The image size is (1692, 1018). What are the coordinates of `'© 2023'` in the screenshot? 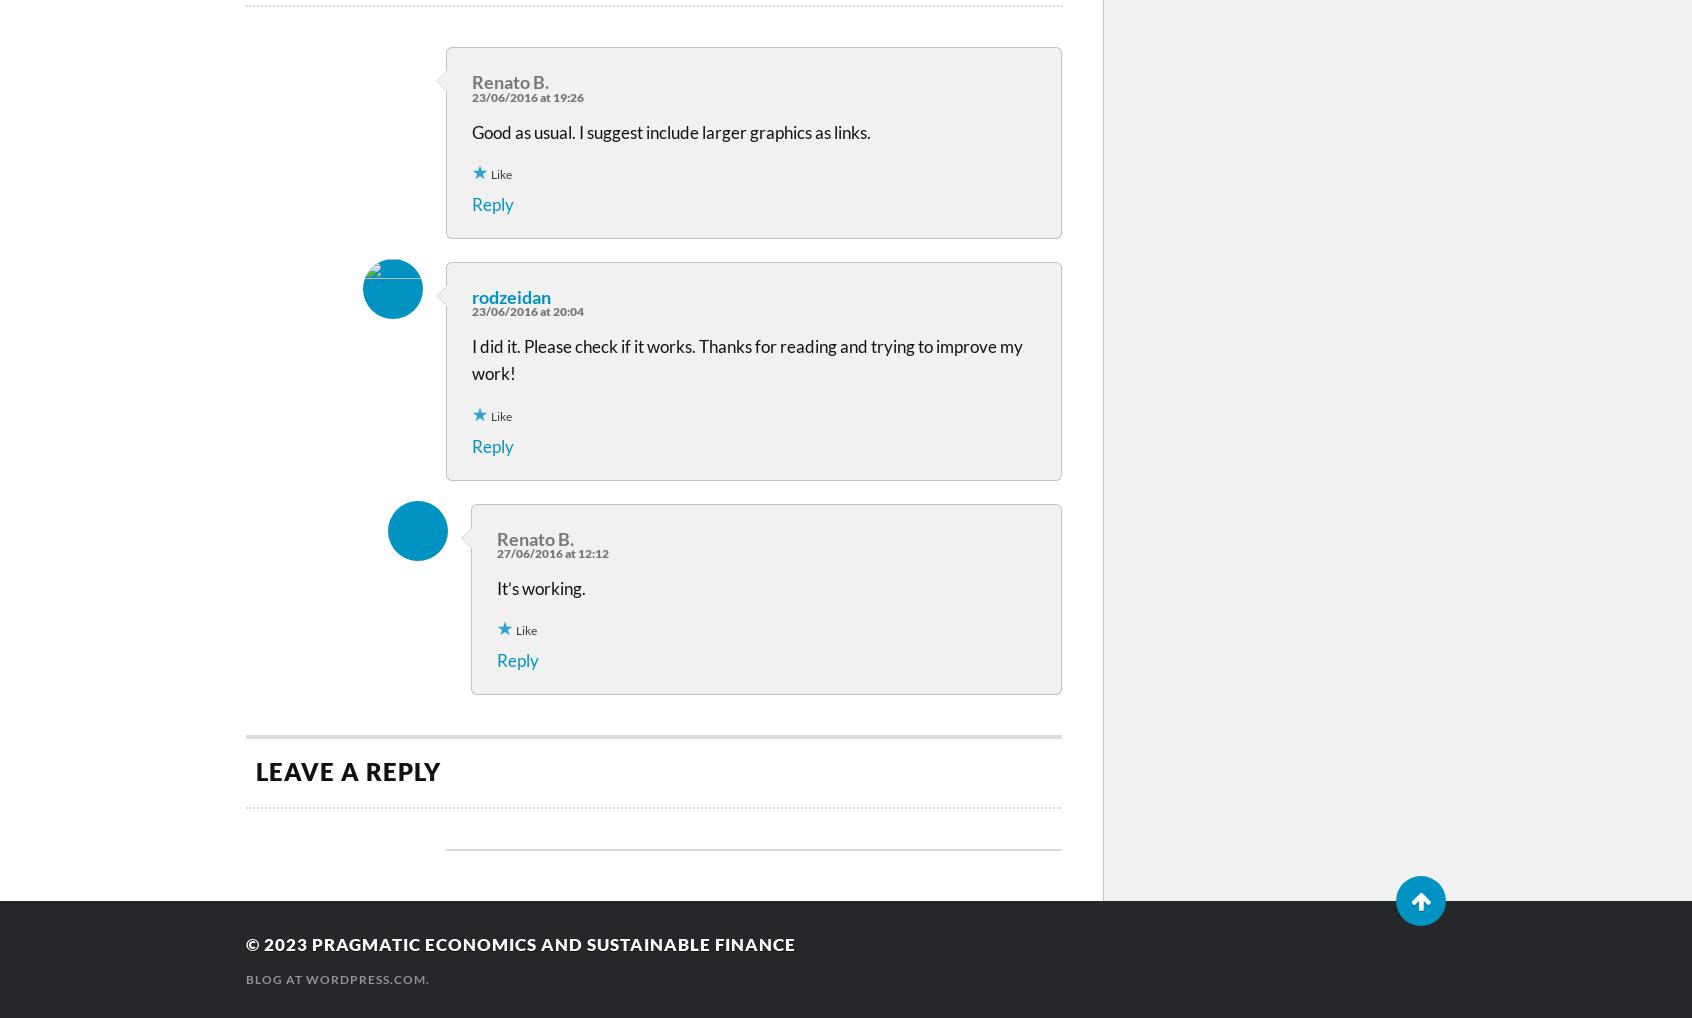 It's located at (279, 942).